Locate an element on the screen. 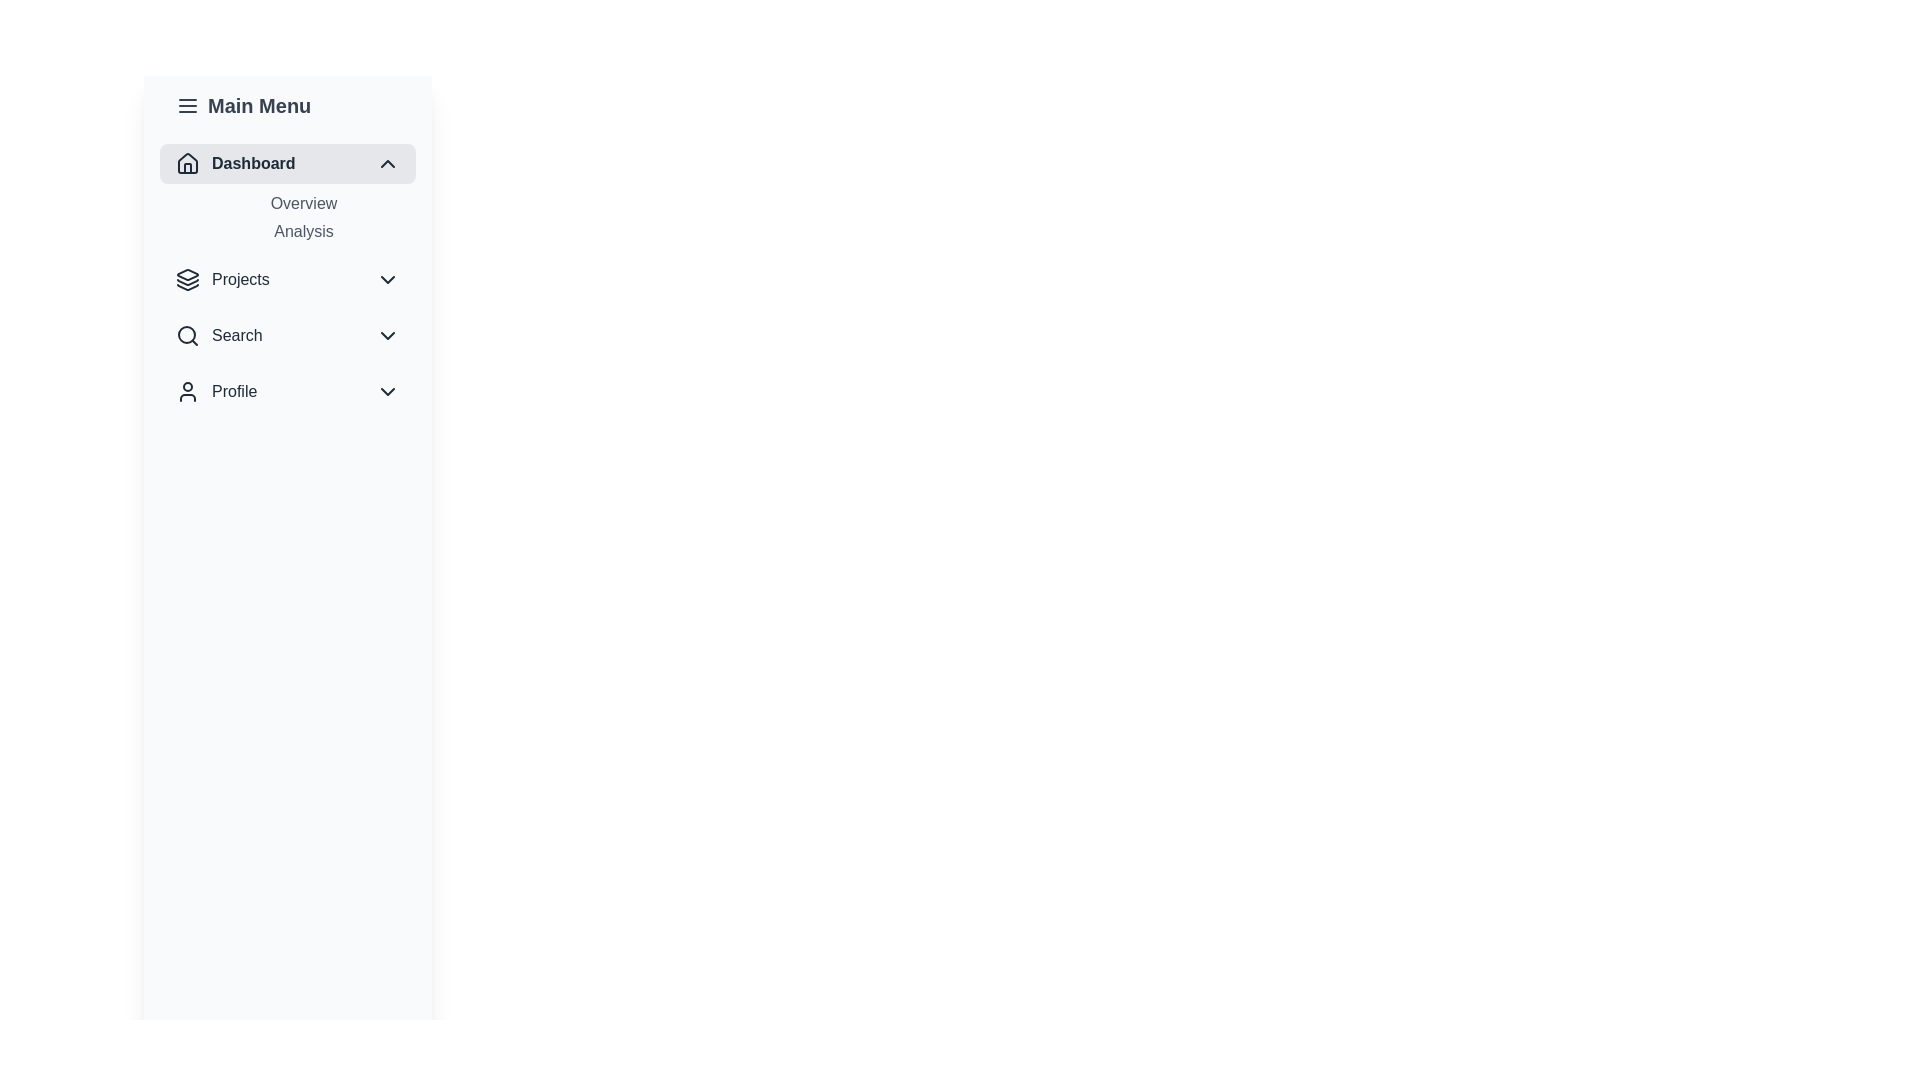  the 'Projects' menu item, which features a stacked layers icon and a clean sans-serif text label is located at coordinates (222, 280).